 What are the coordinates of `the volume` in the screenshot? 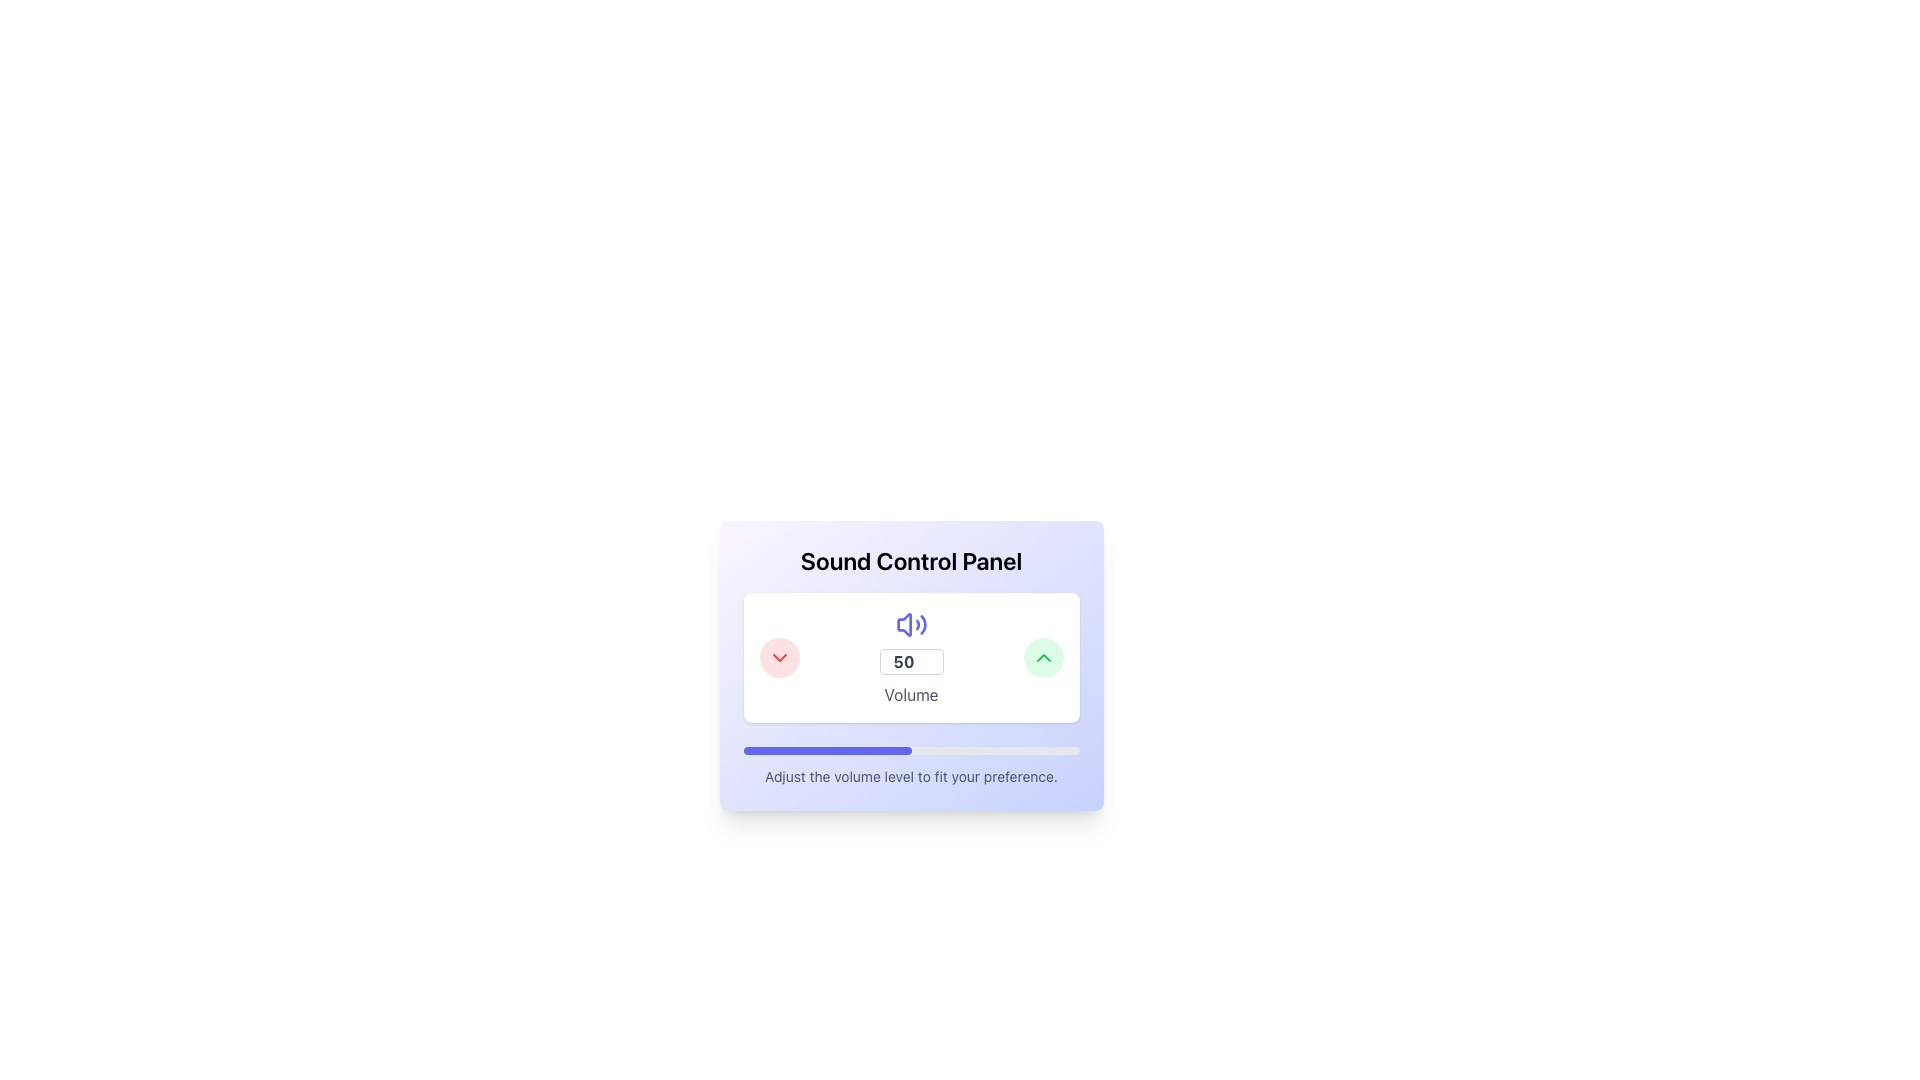 It's located at (876, 751).